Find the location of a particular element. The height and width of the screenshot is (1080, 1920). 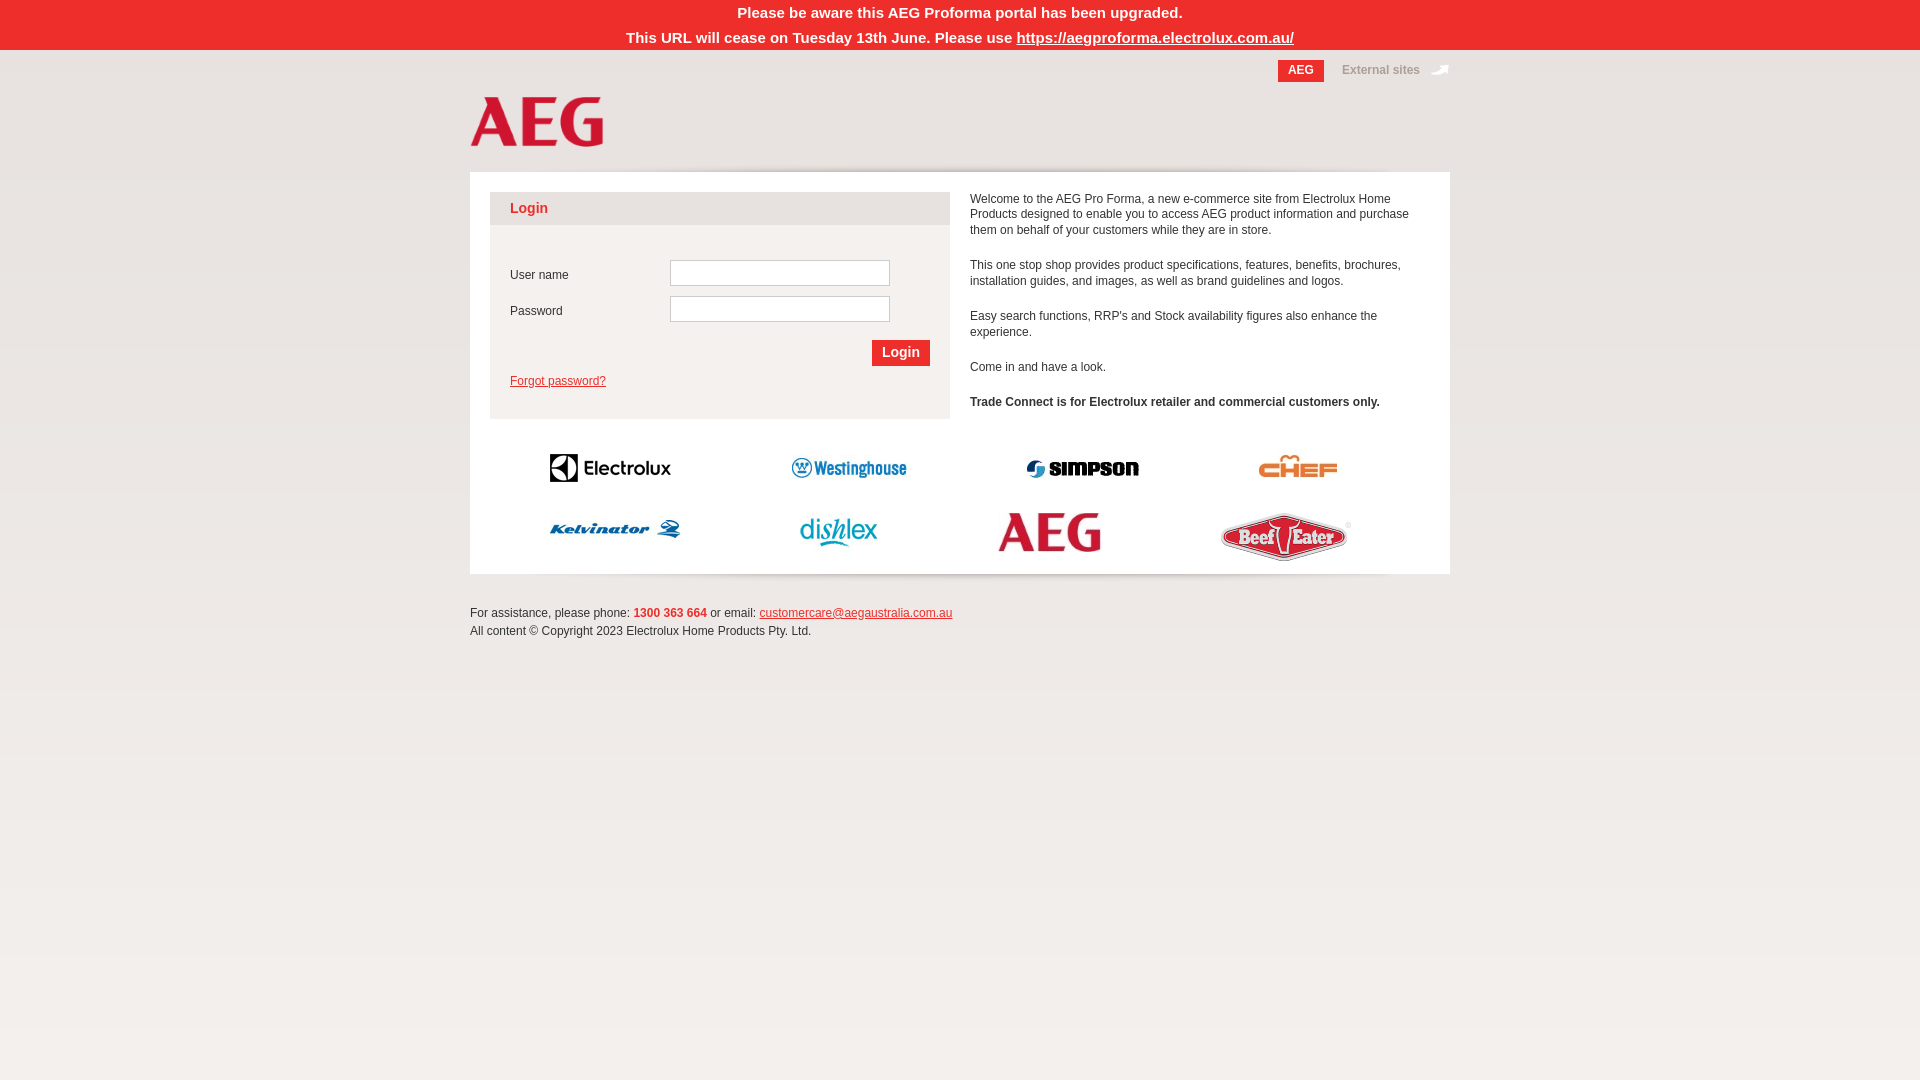

'customercare@aegaustralia.com.au' is located at coordinates (856, 612).